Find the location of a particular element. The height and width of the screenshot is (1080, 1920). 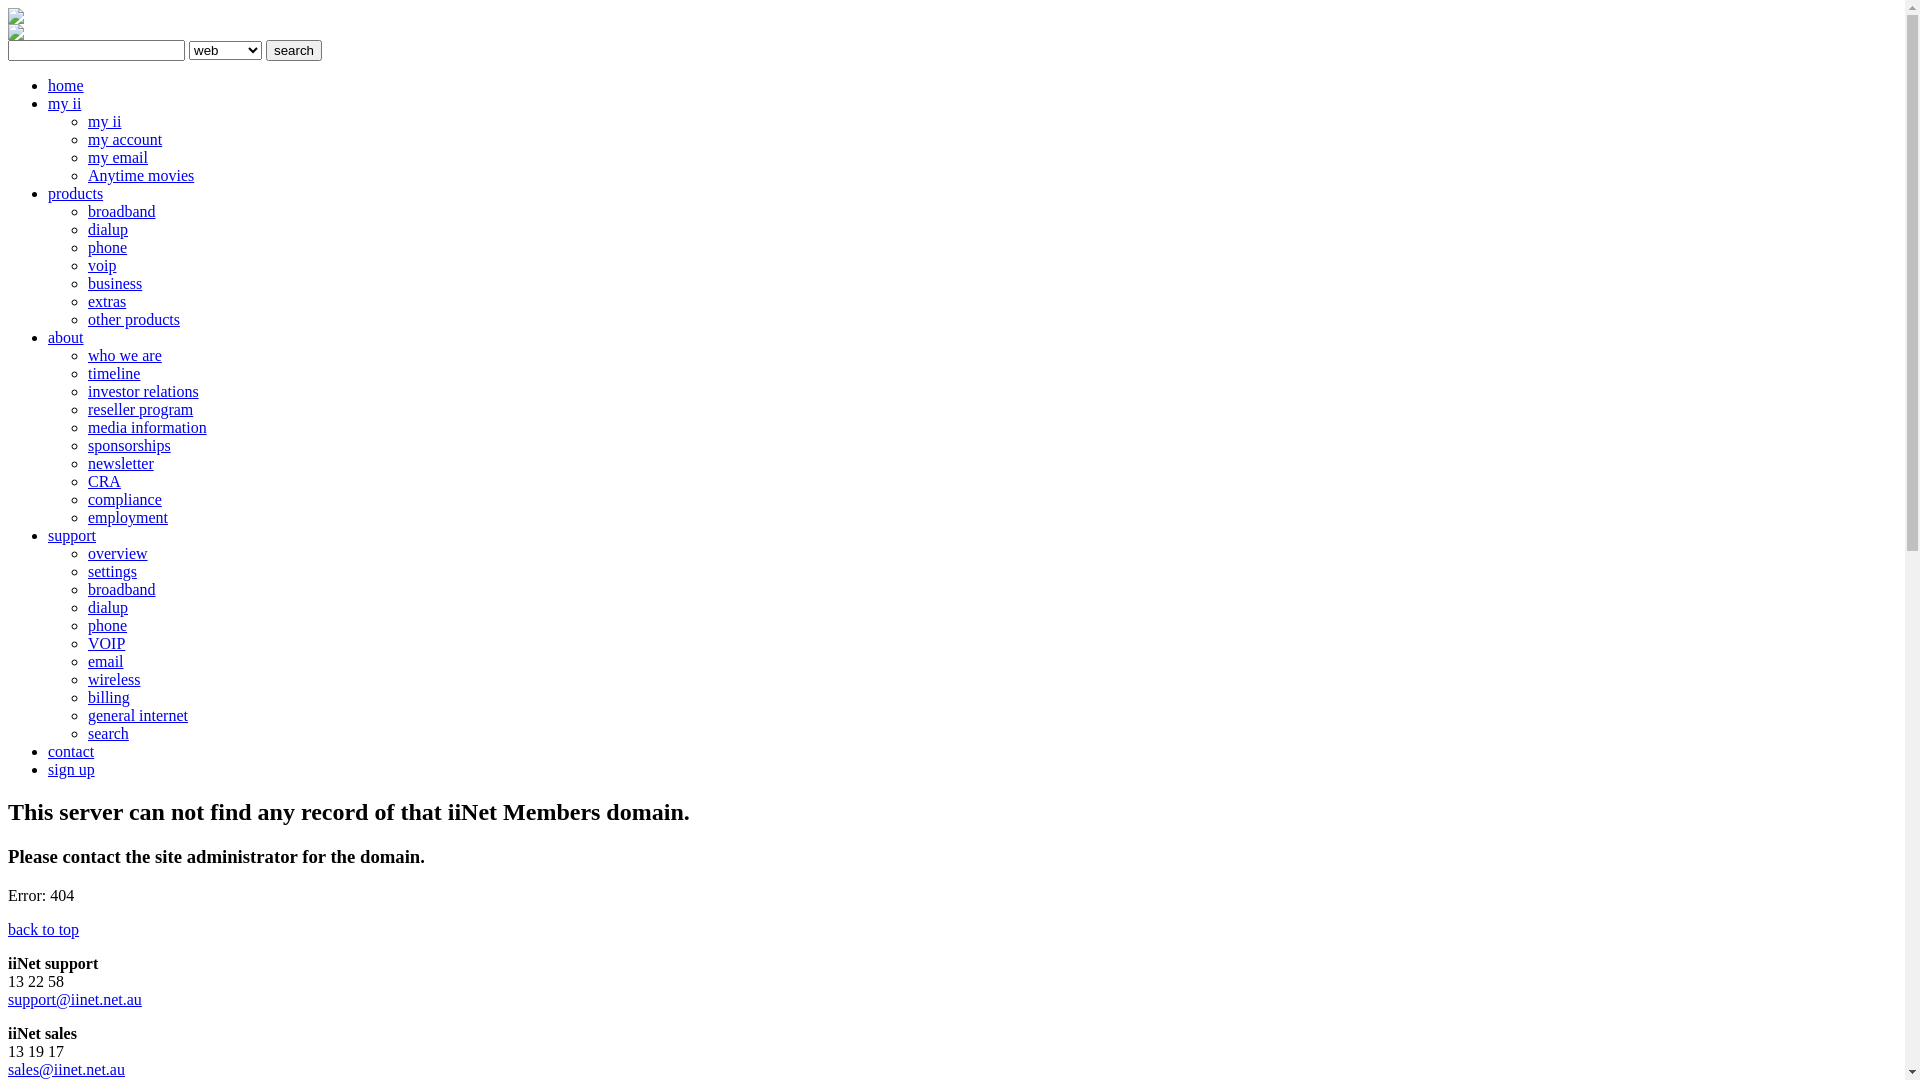

'who we are' is located at coordinates (123, 354).